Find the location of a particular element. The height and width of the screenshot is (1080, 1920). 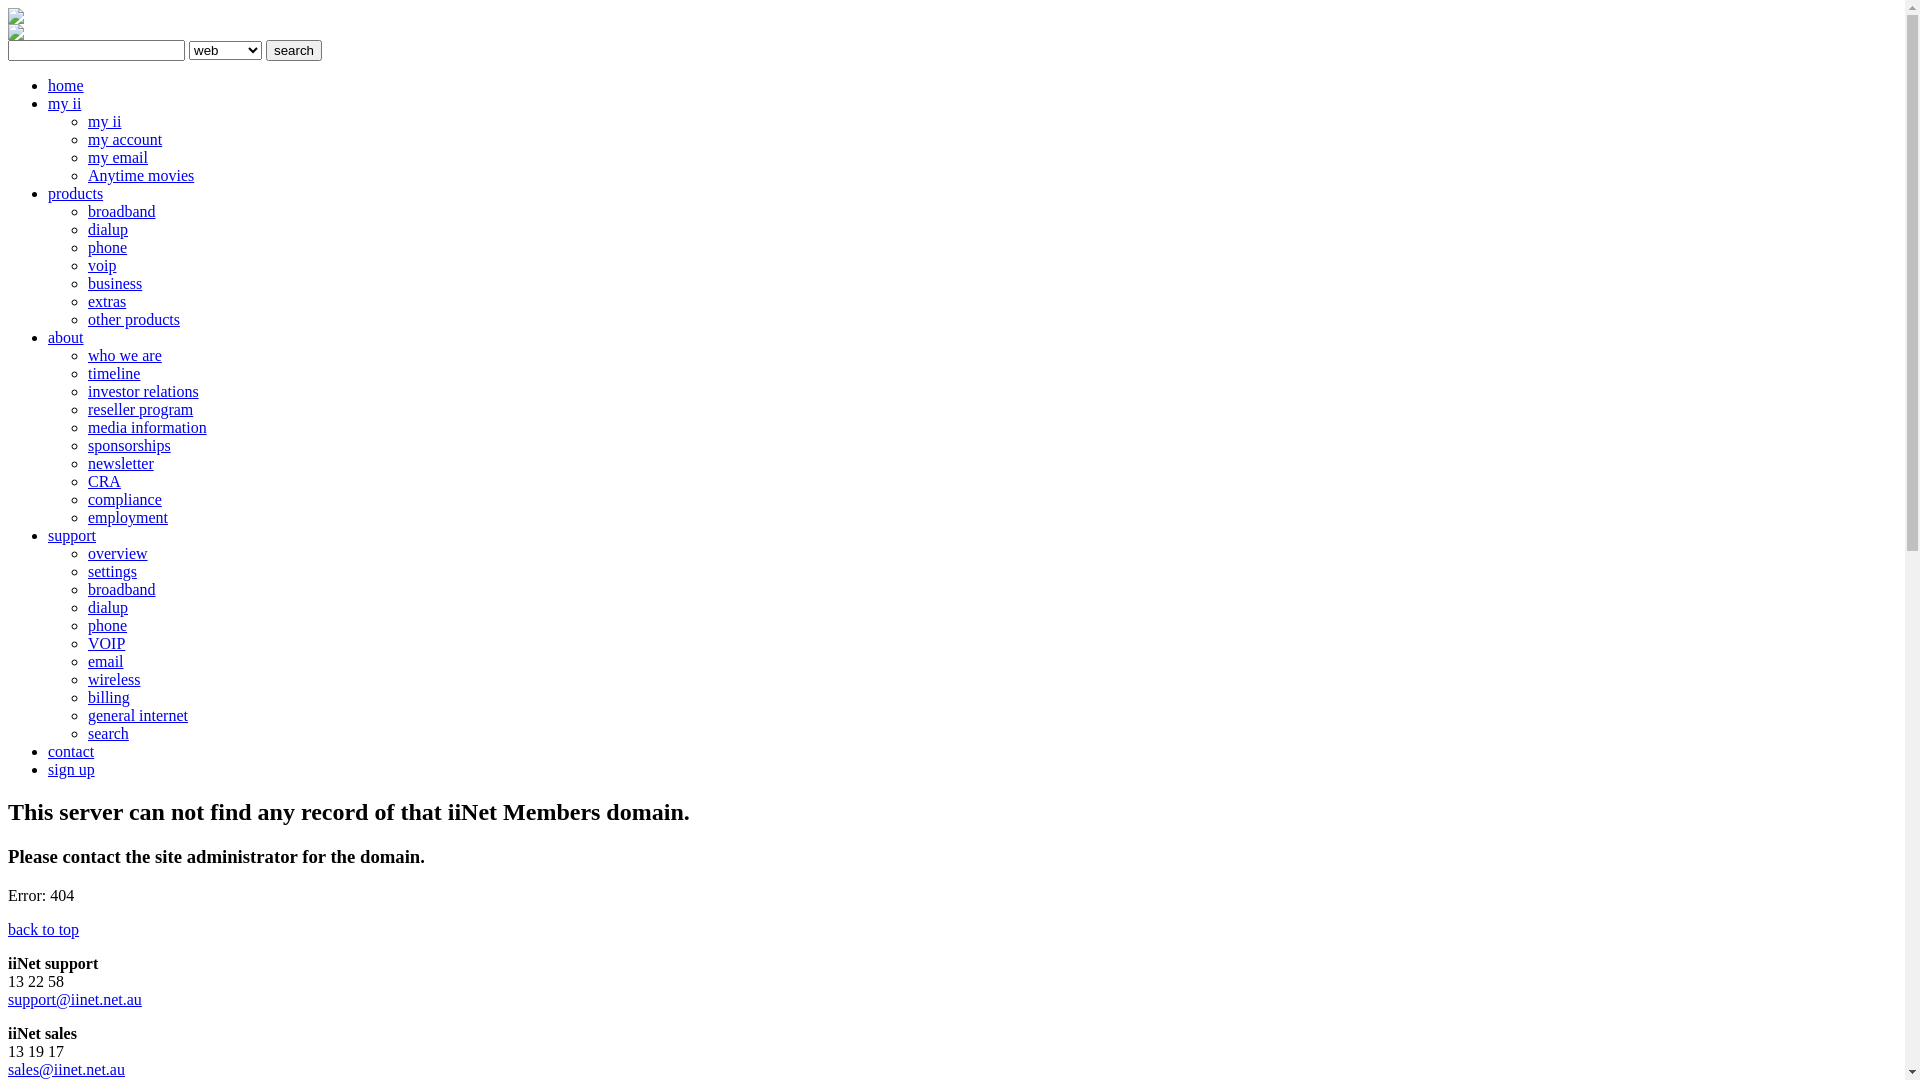

'who we are' is located at coordinates (123, 354).